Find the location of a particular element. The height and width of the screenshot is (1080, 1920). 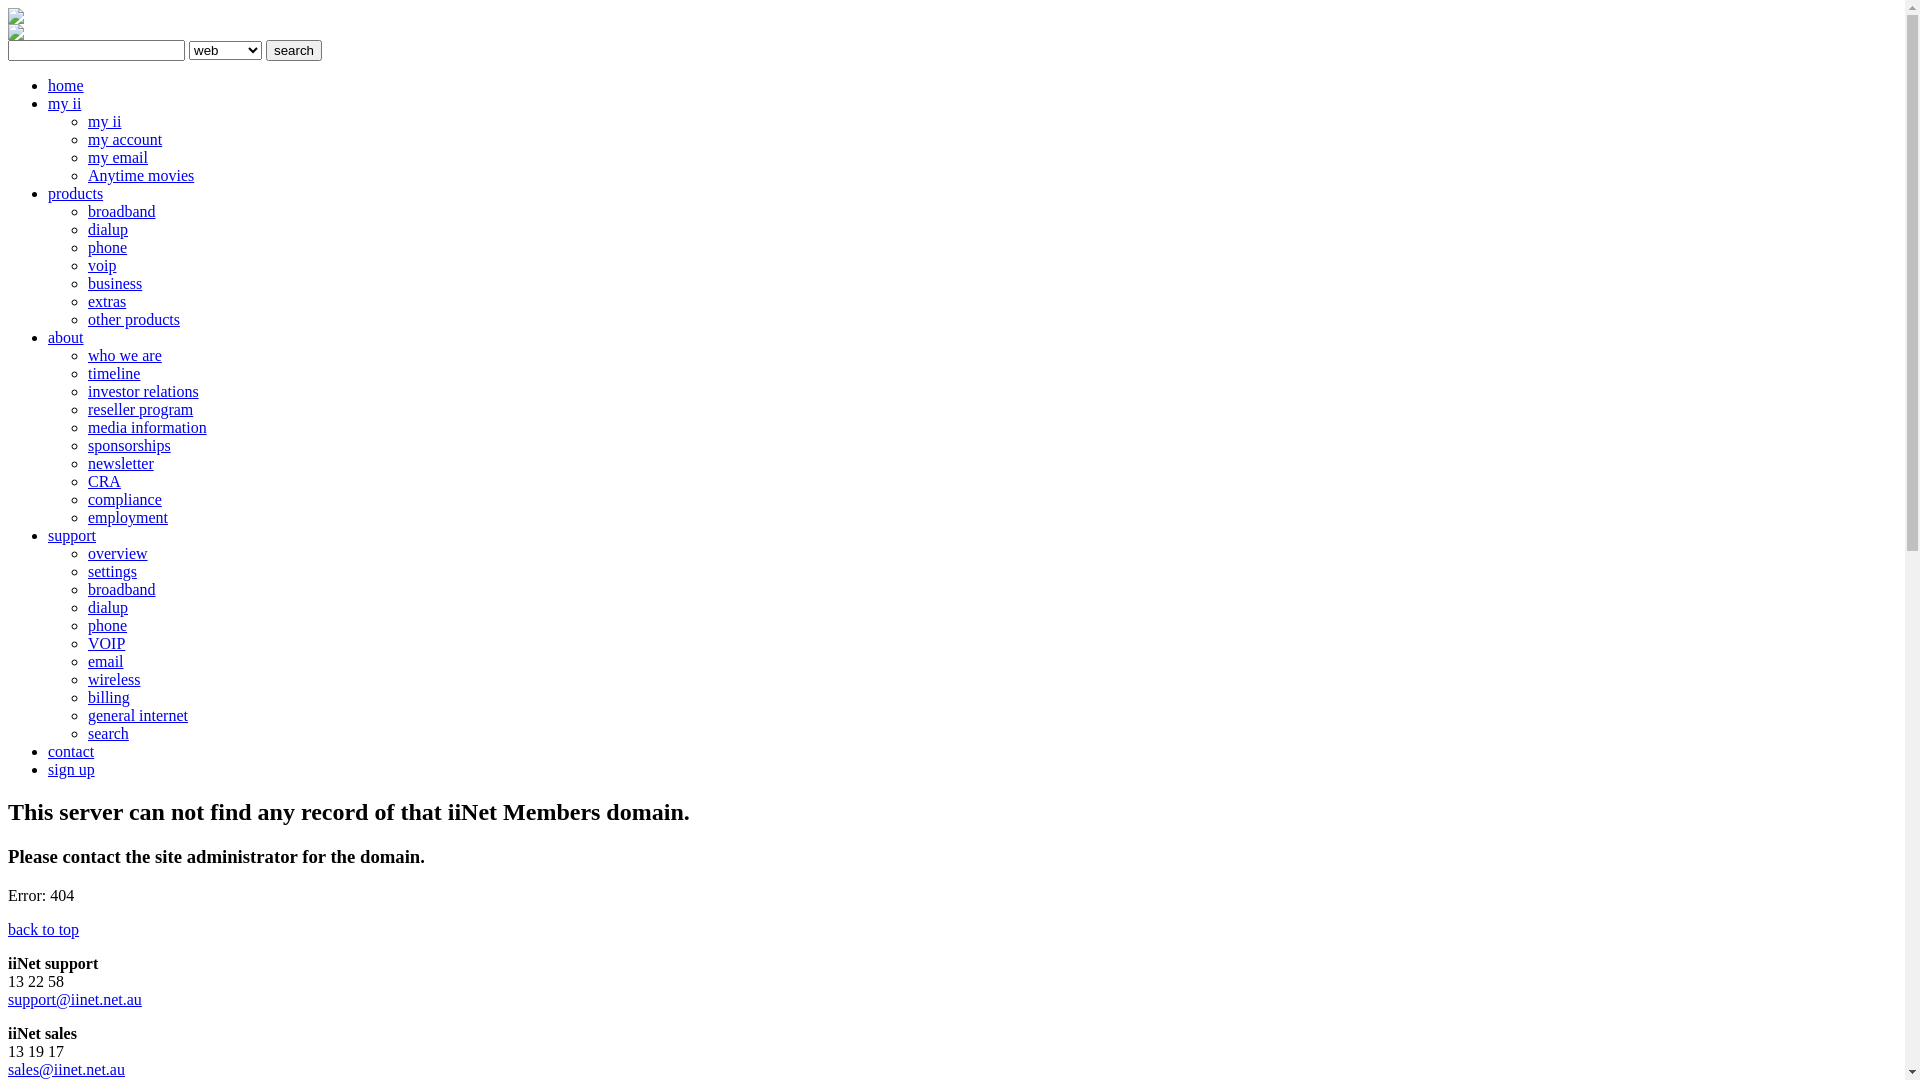

'who we are' is located at coordinates (123, 354).